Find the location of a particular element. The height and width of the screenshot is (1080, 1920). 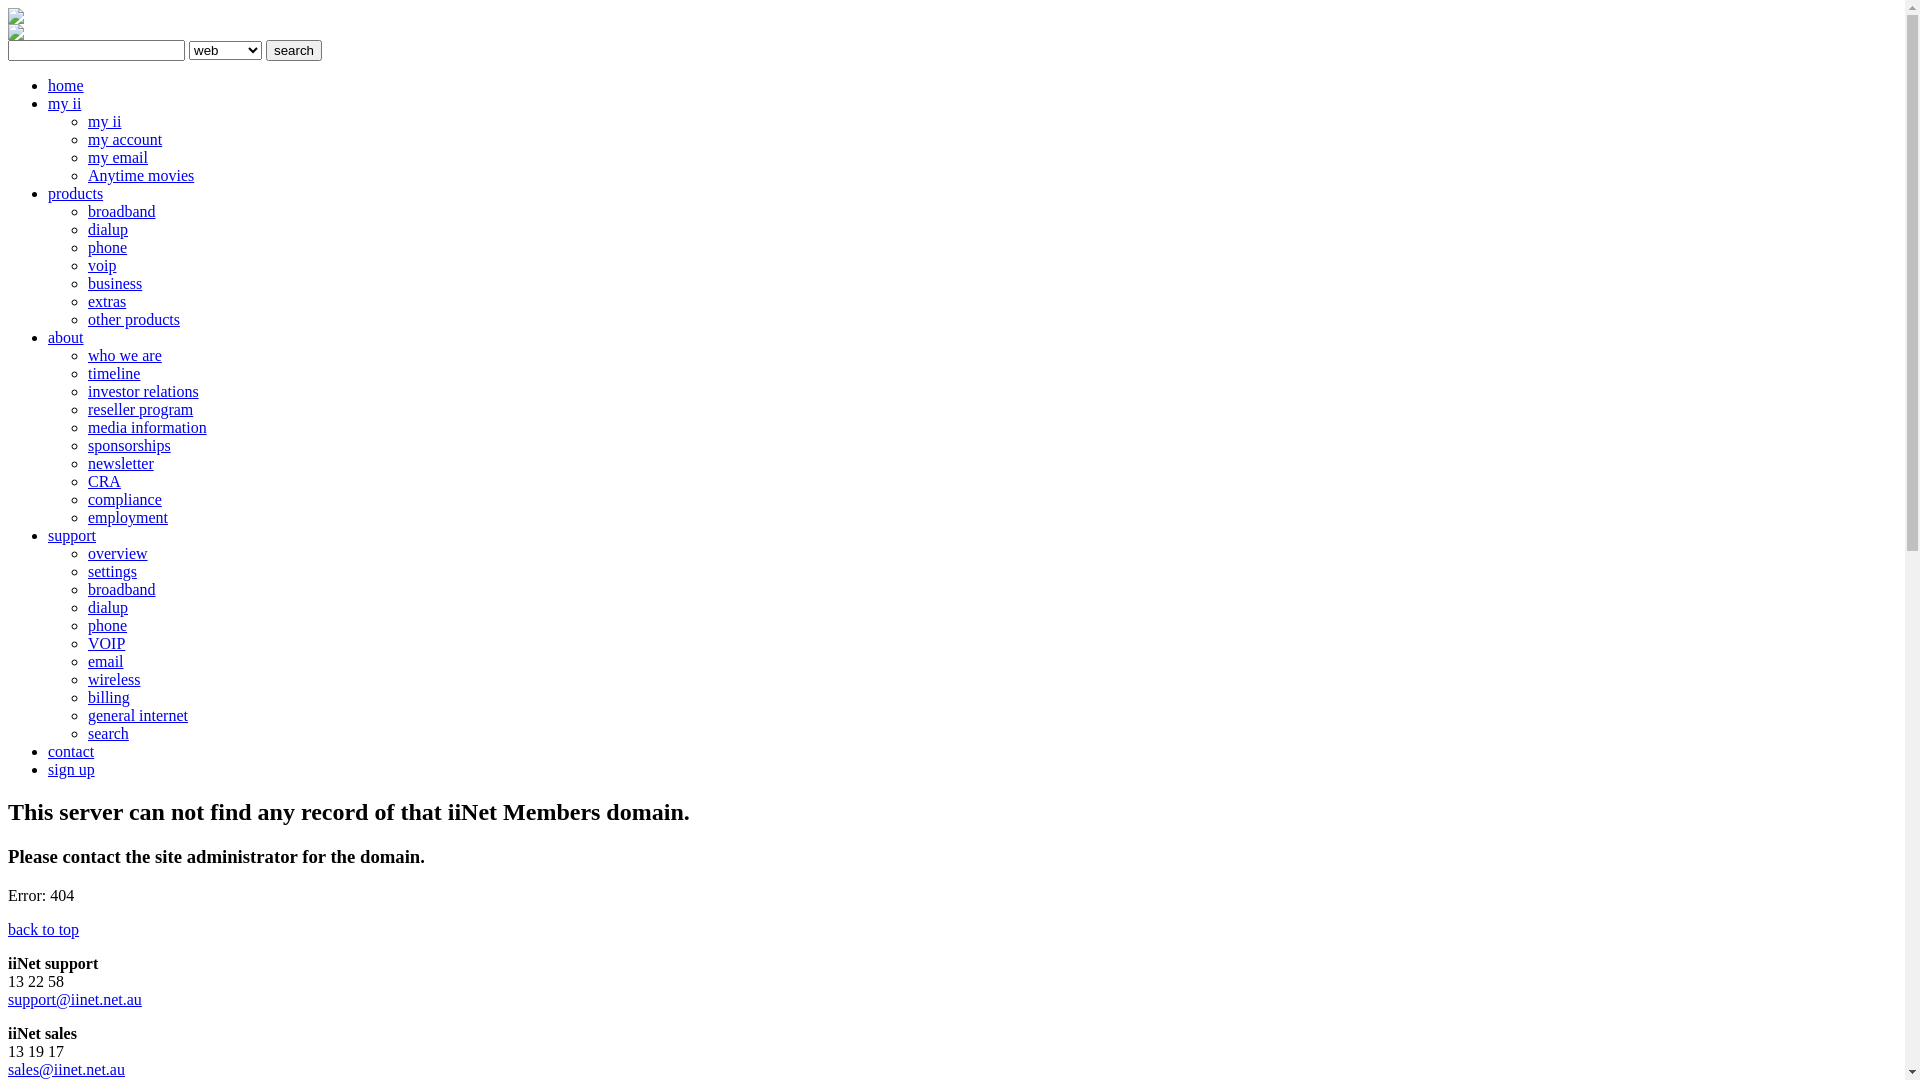

'who we are' is located at coordinates (123, 354).